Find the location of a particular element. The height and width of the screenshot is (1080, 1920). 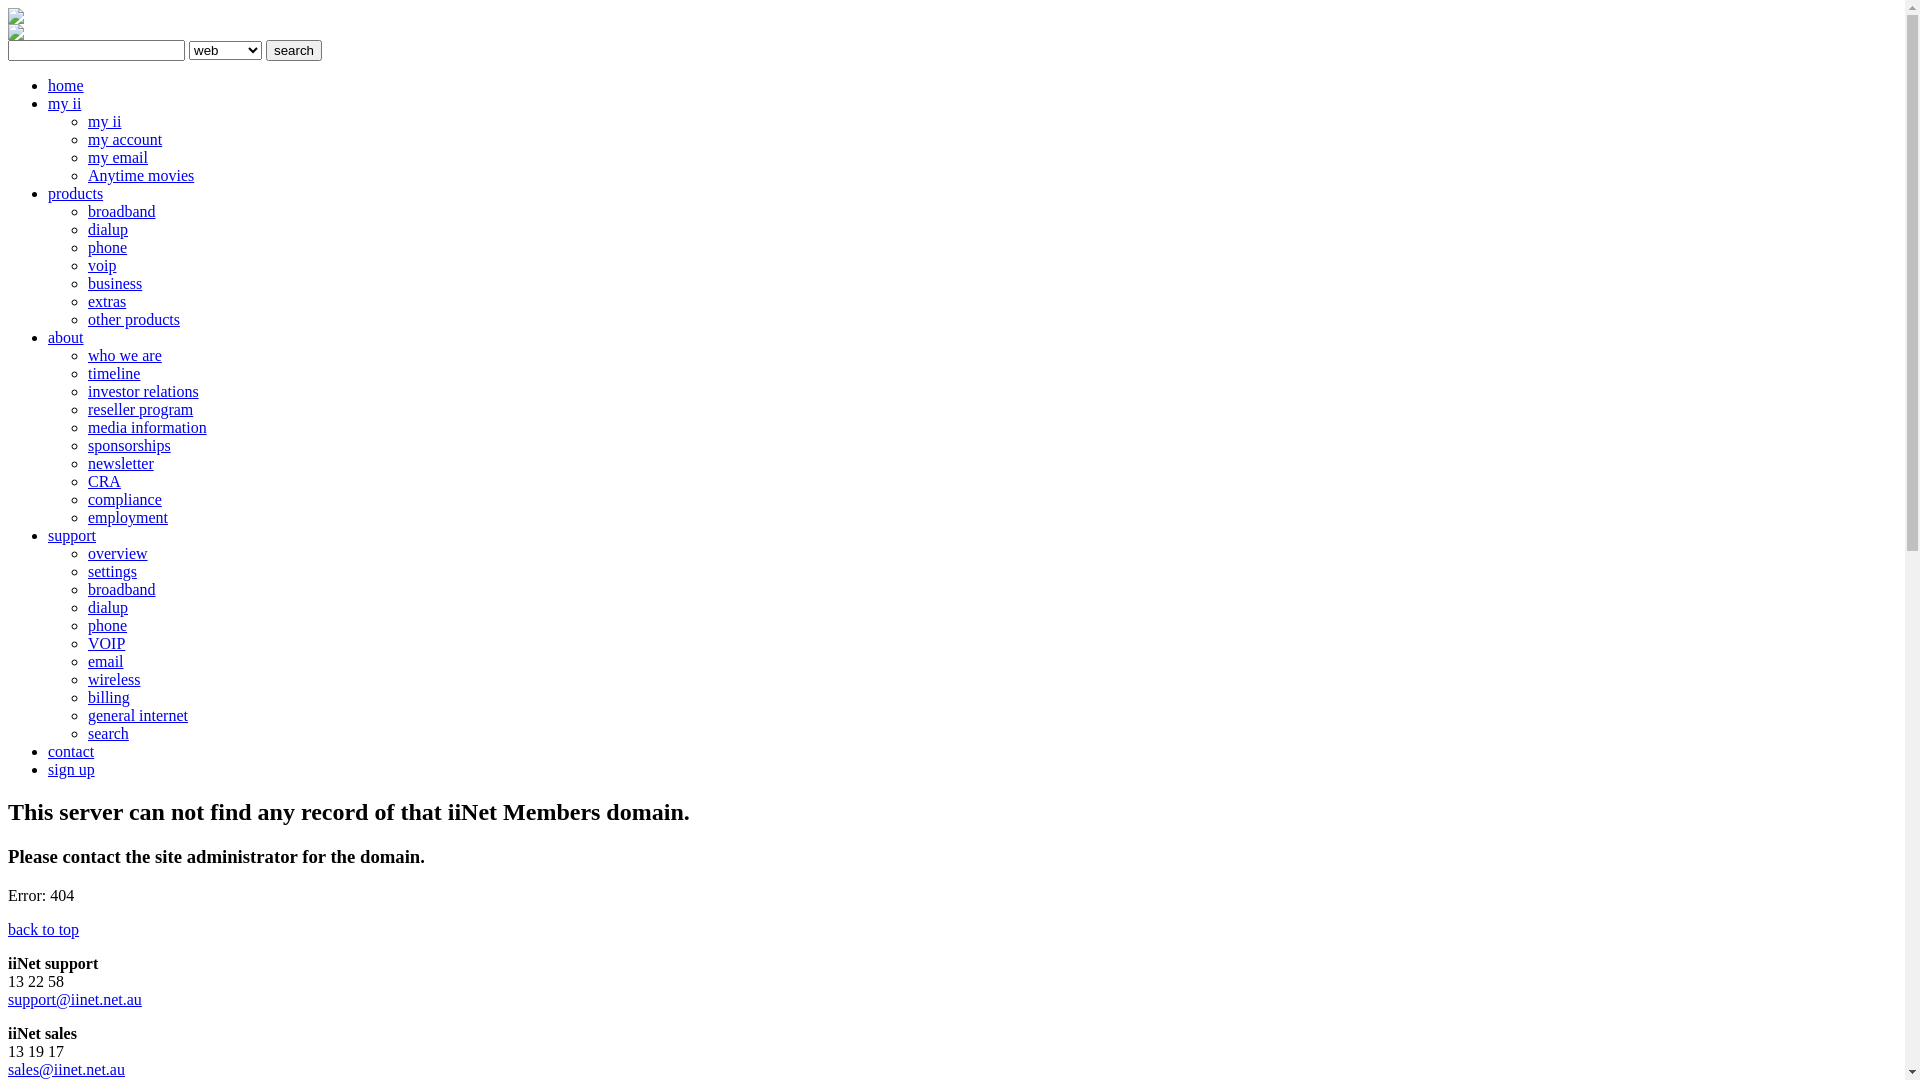

'who we are' is located at coordinates (123, 354).